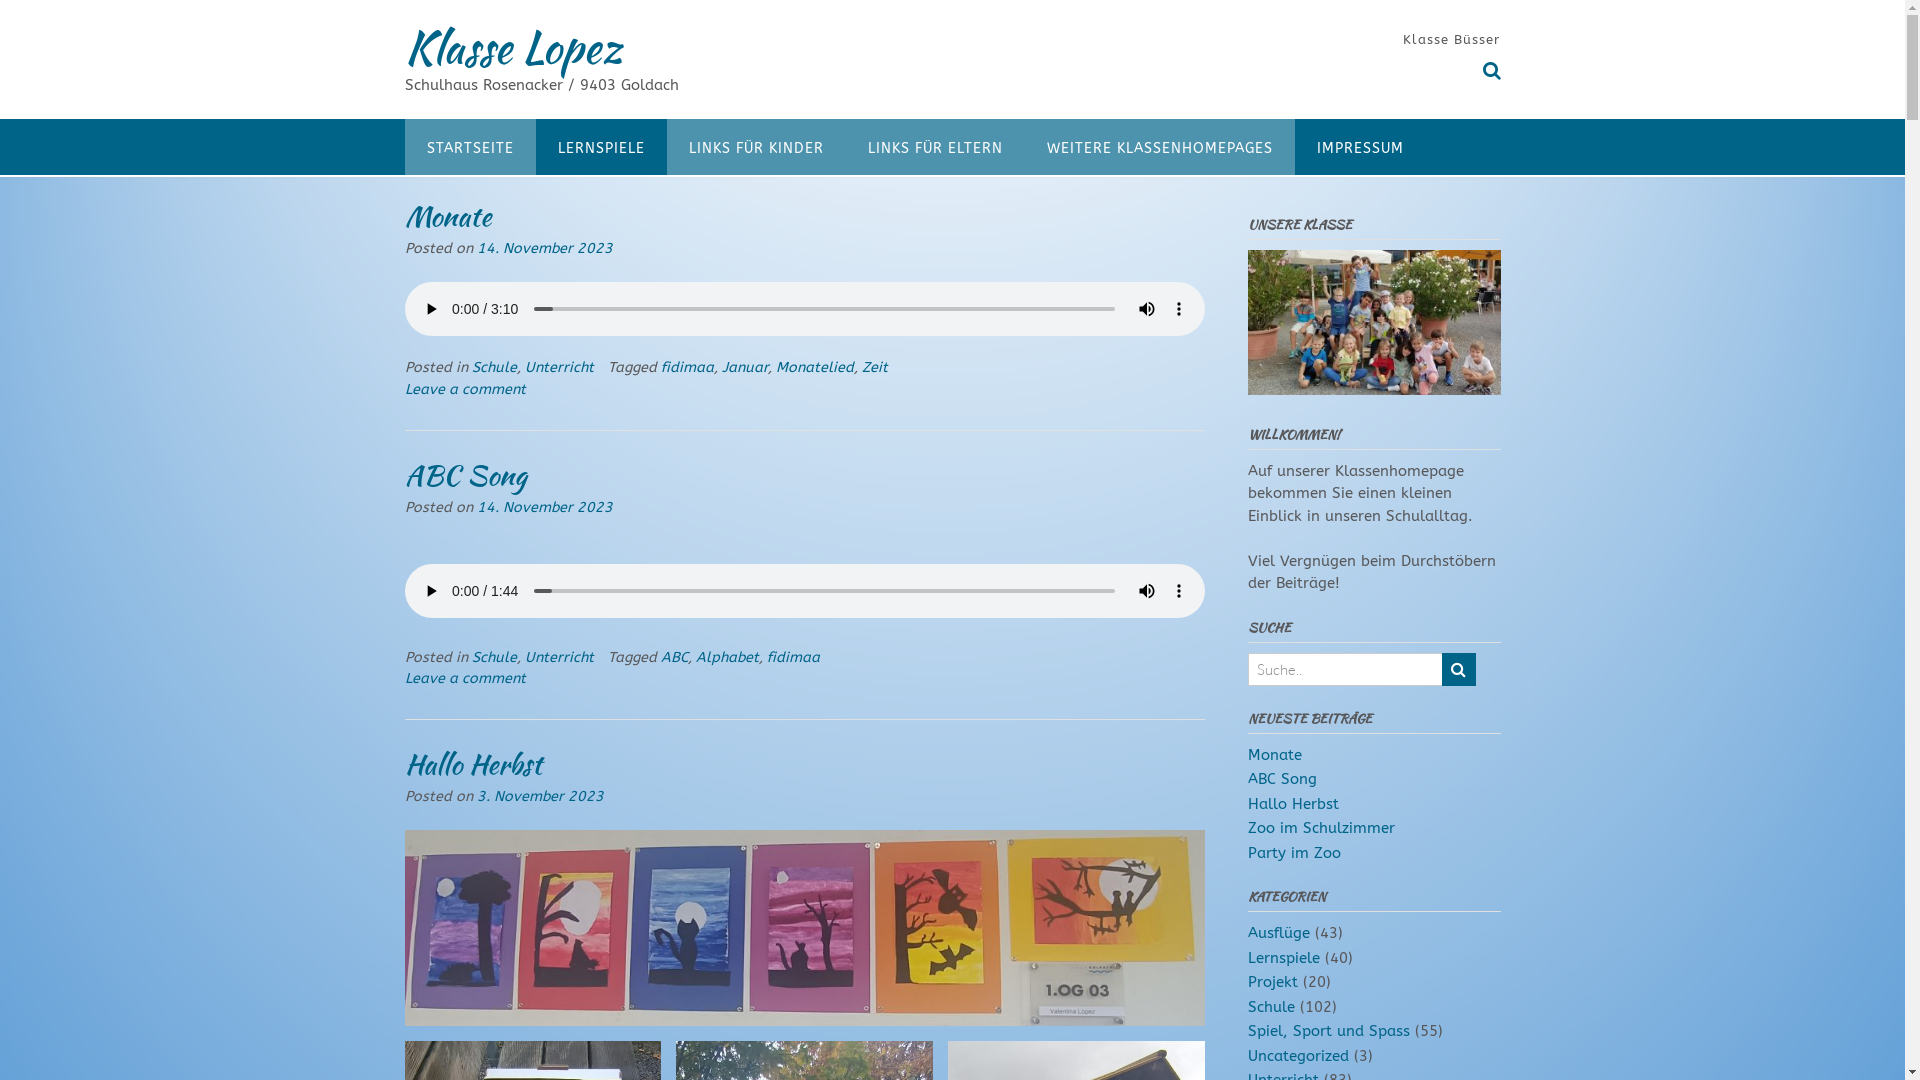 The image size is (1920, 1080). Describe the element at coordinates (543, 247) in the screenshot. I see `'14. November 2023'` at that location.